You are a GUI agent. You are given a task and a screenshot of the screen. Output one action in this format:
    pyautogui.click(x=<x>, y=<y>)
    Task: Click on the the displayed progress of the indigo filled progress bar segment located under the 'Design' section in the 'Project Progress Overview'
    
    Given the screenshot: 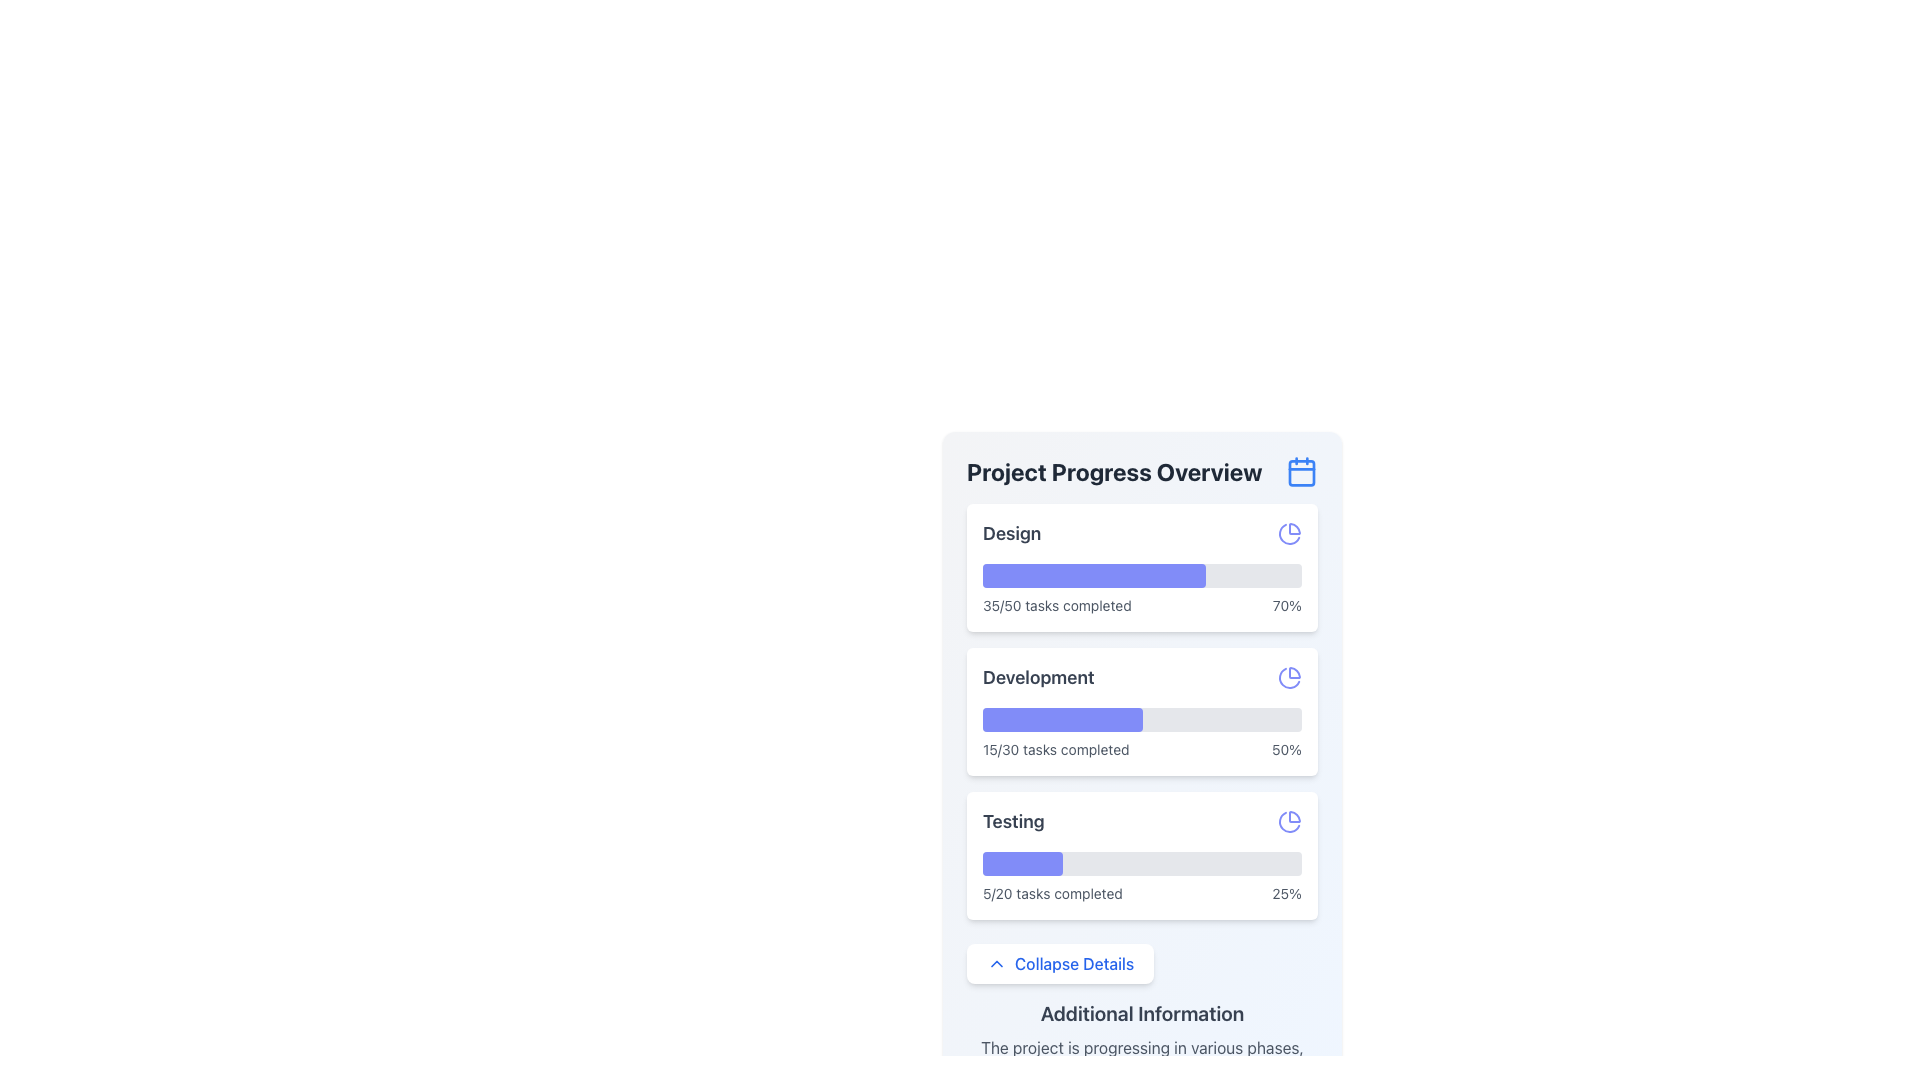 What is the action you would take?
    pyautogui.click(x=1093, y=575)
    